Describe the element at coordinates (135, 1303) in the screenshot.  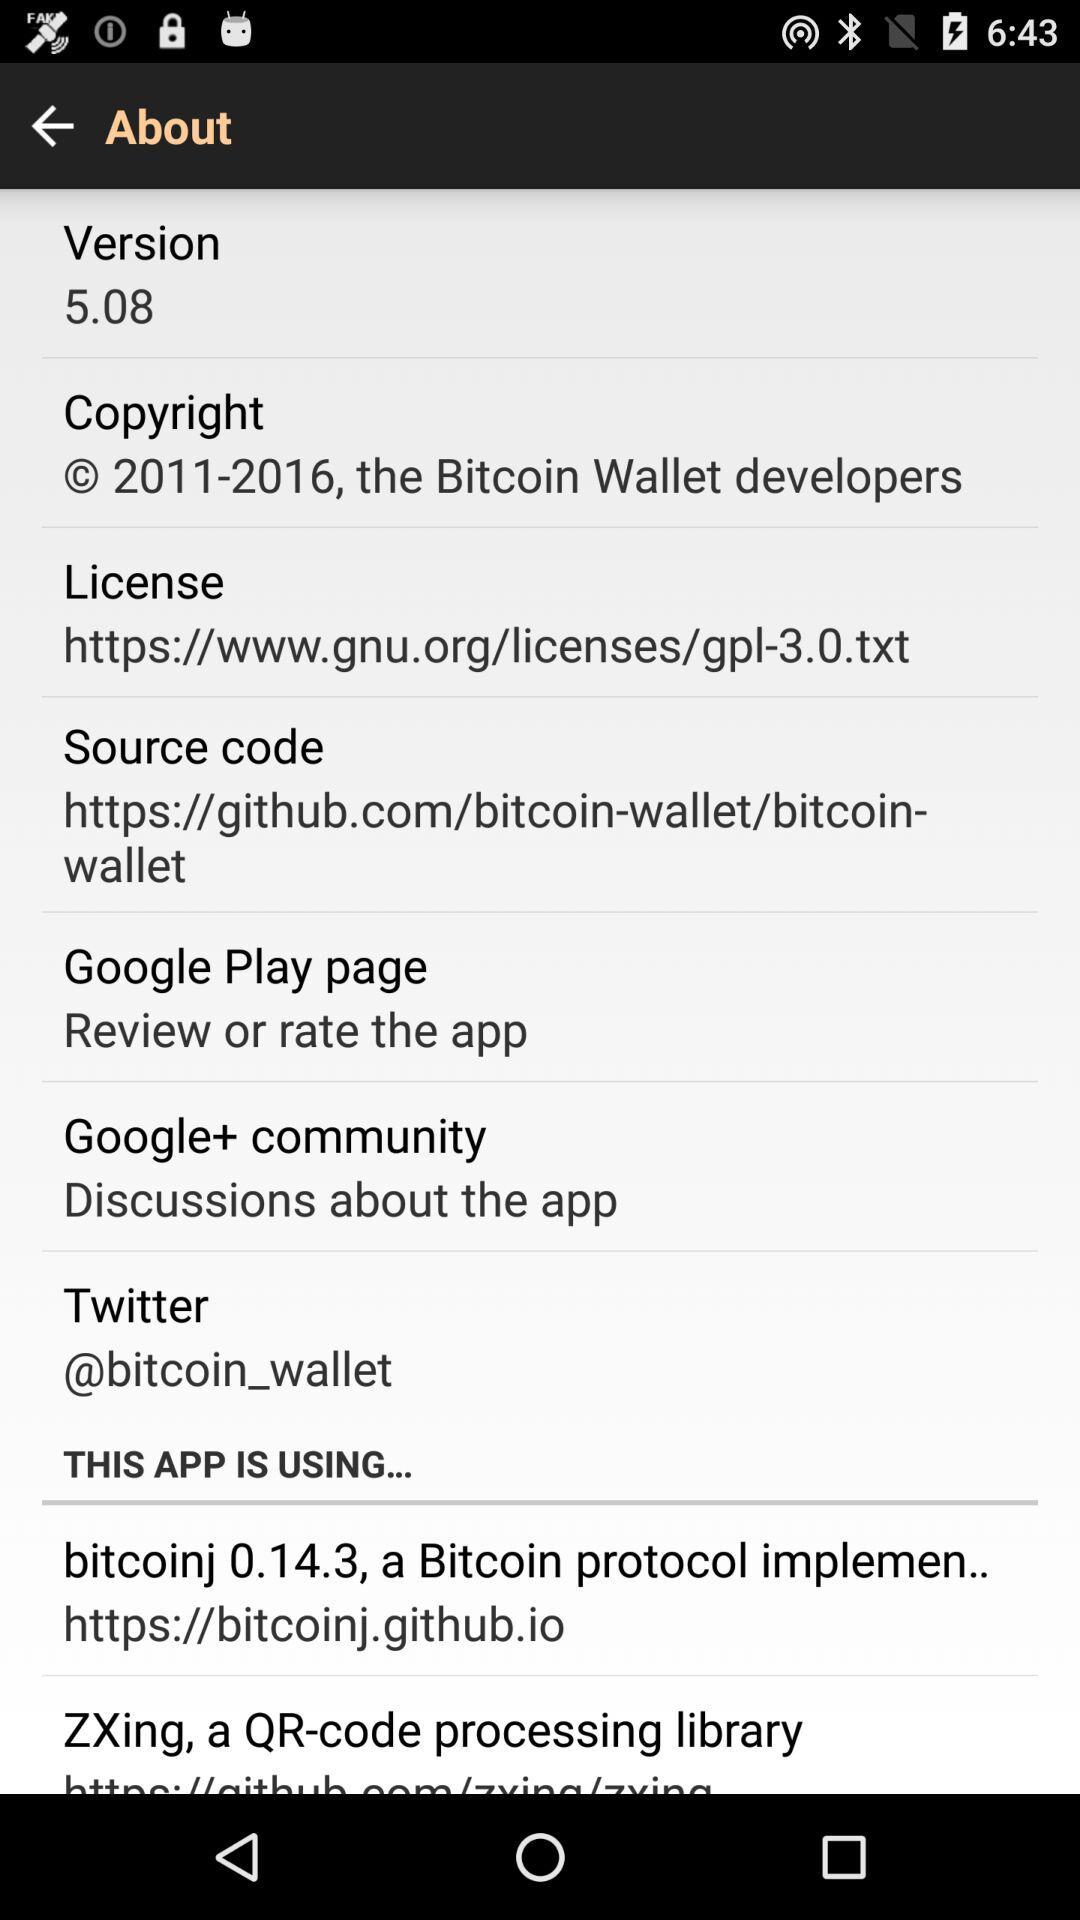
I see `the app above @bitcoin_wallet` at that location.